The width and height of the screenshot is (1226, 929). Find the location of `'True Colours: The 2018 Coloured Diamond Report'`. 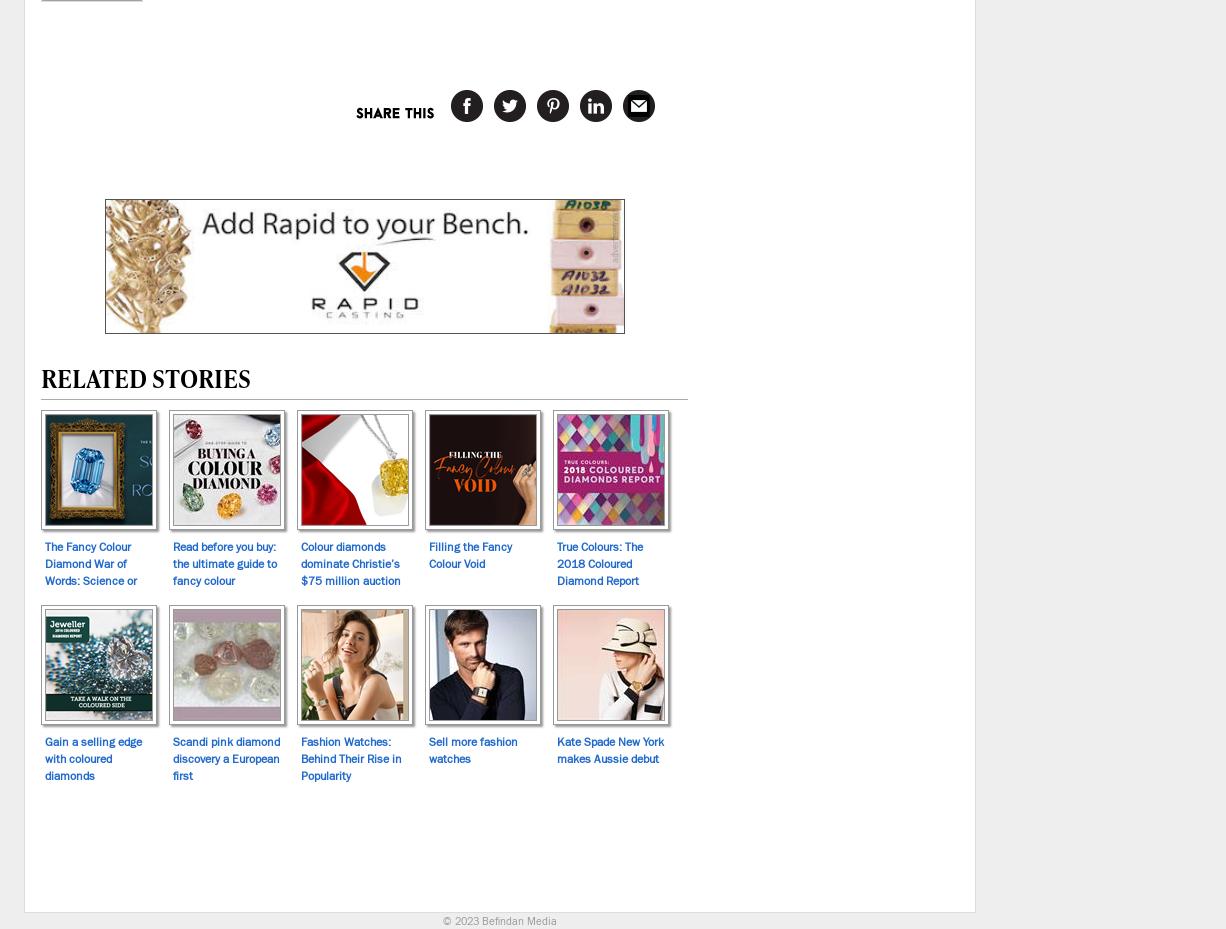

'True Colours: The 2018 Coloured Diamond Report' is located at coordinates (555, 561).